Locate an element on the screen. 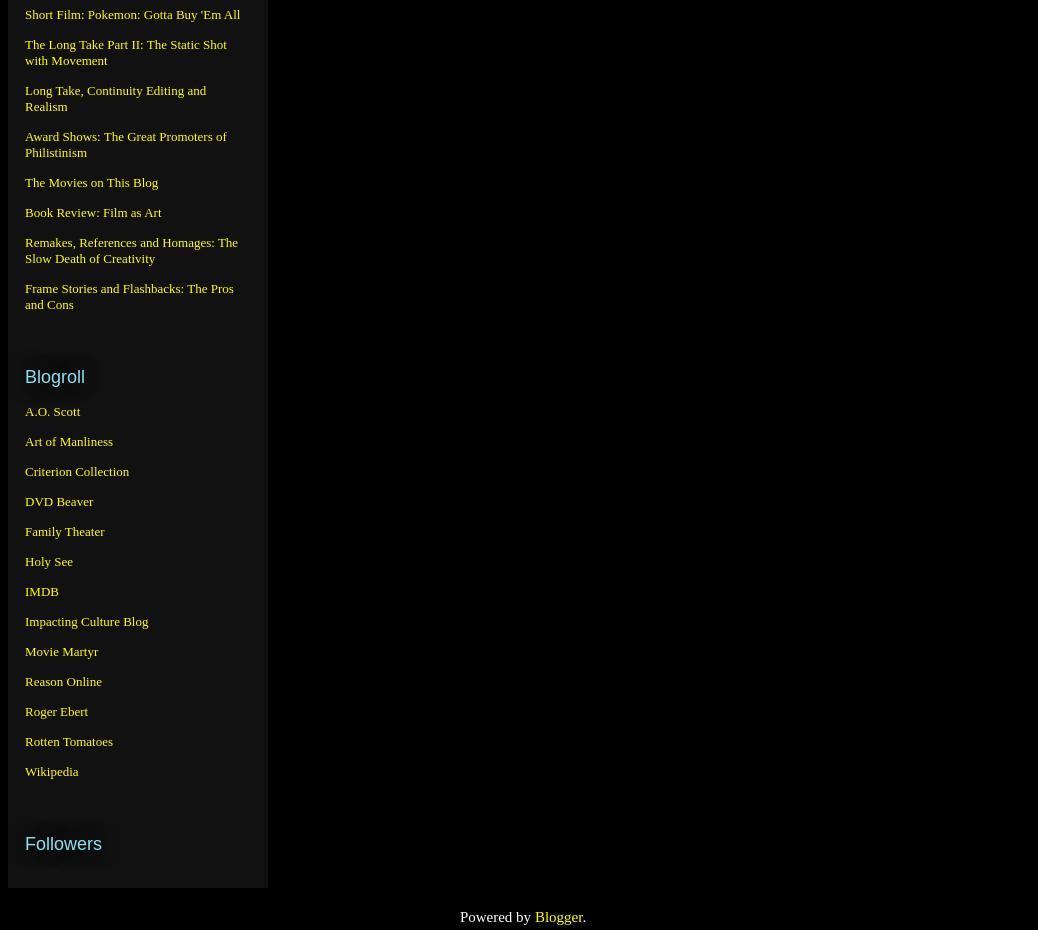 Image resolution: width=1038 pixels, height=930 pixels. 'Long Take, Continuity Editing and Realism' is located at coordinates (114, 97).